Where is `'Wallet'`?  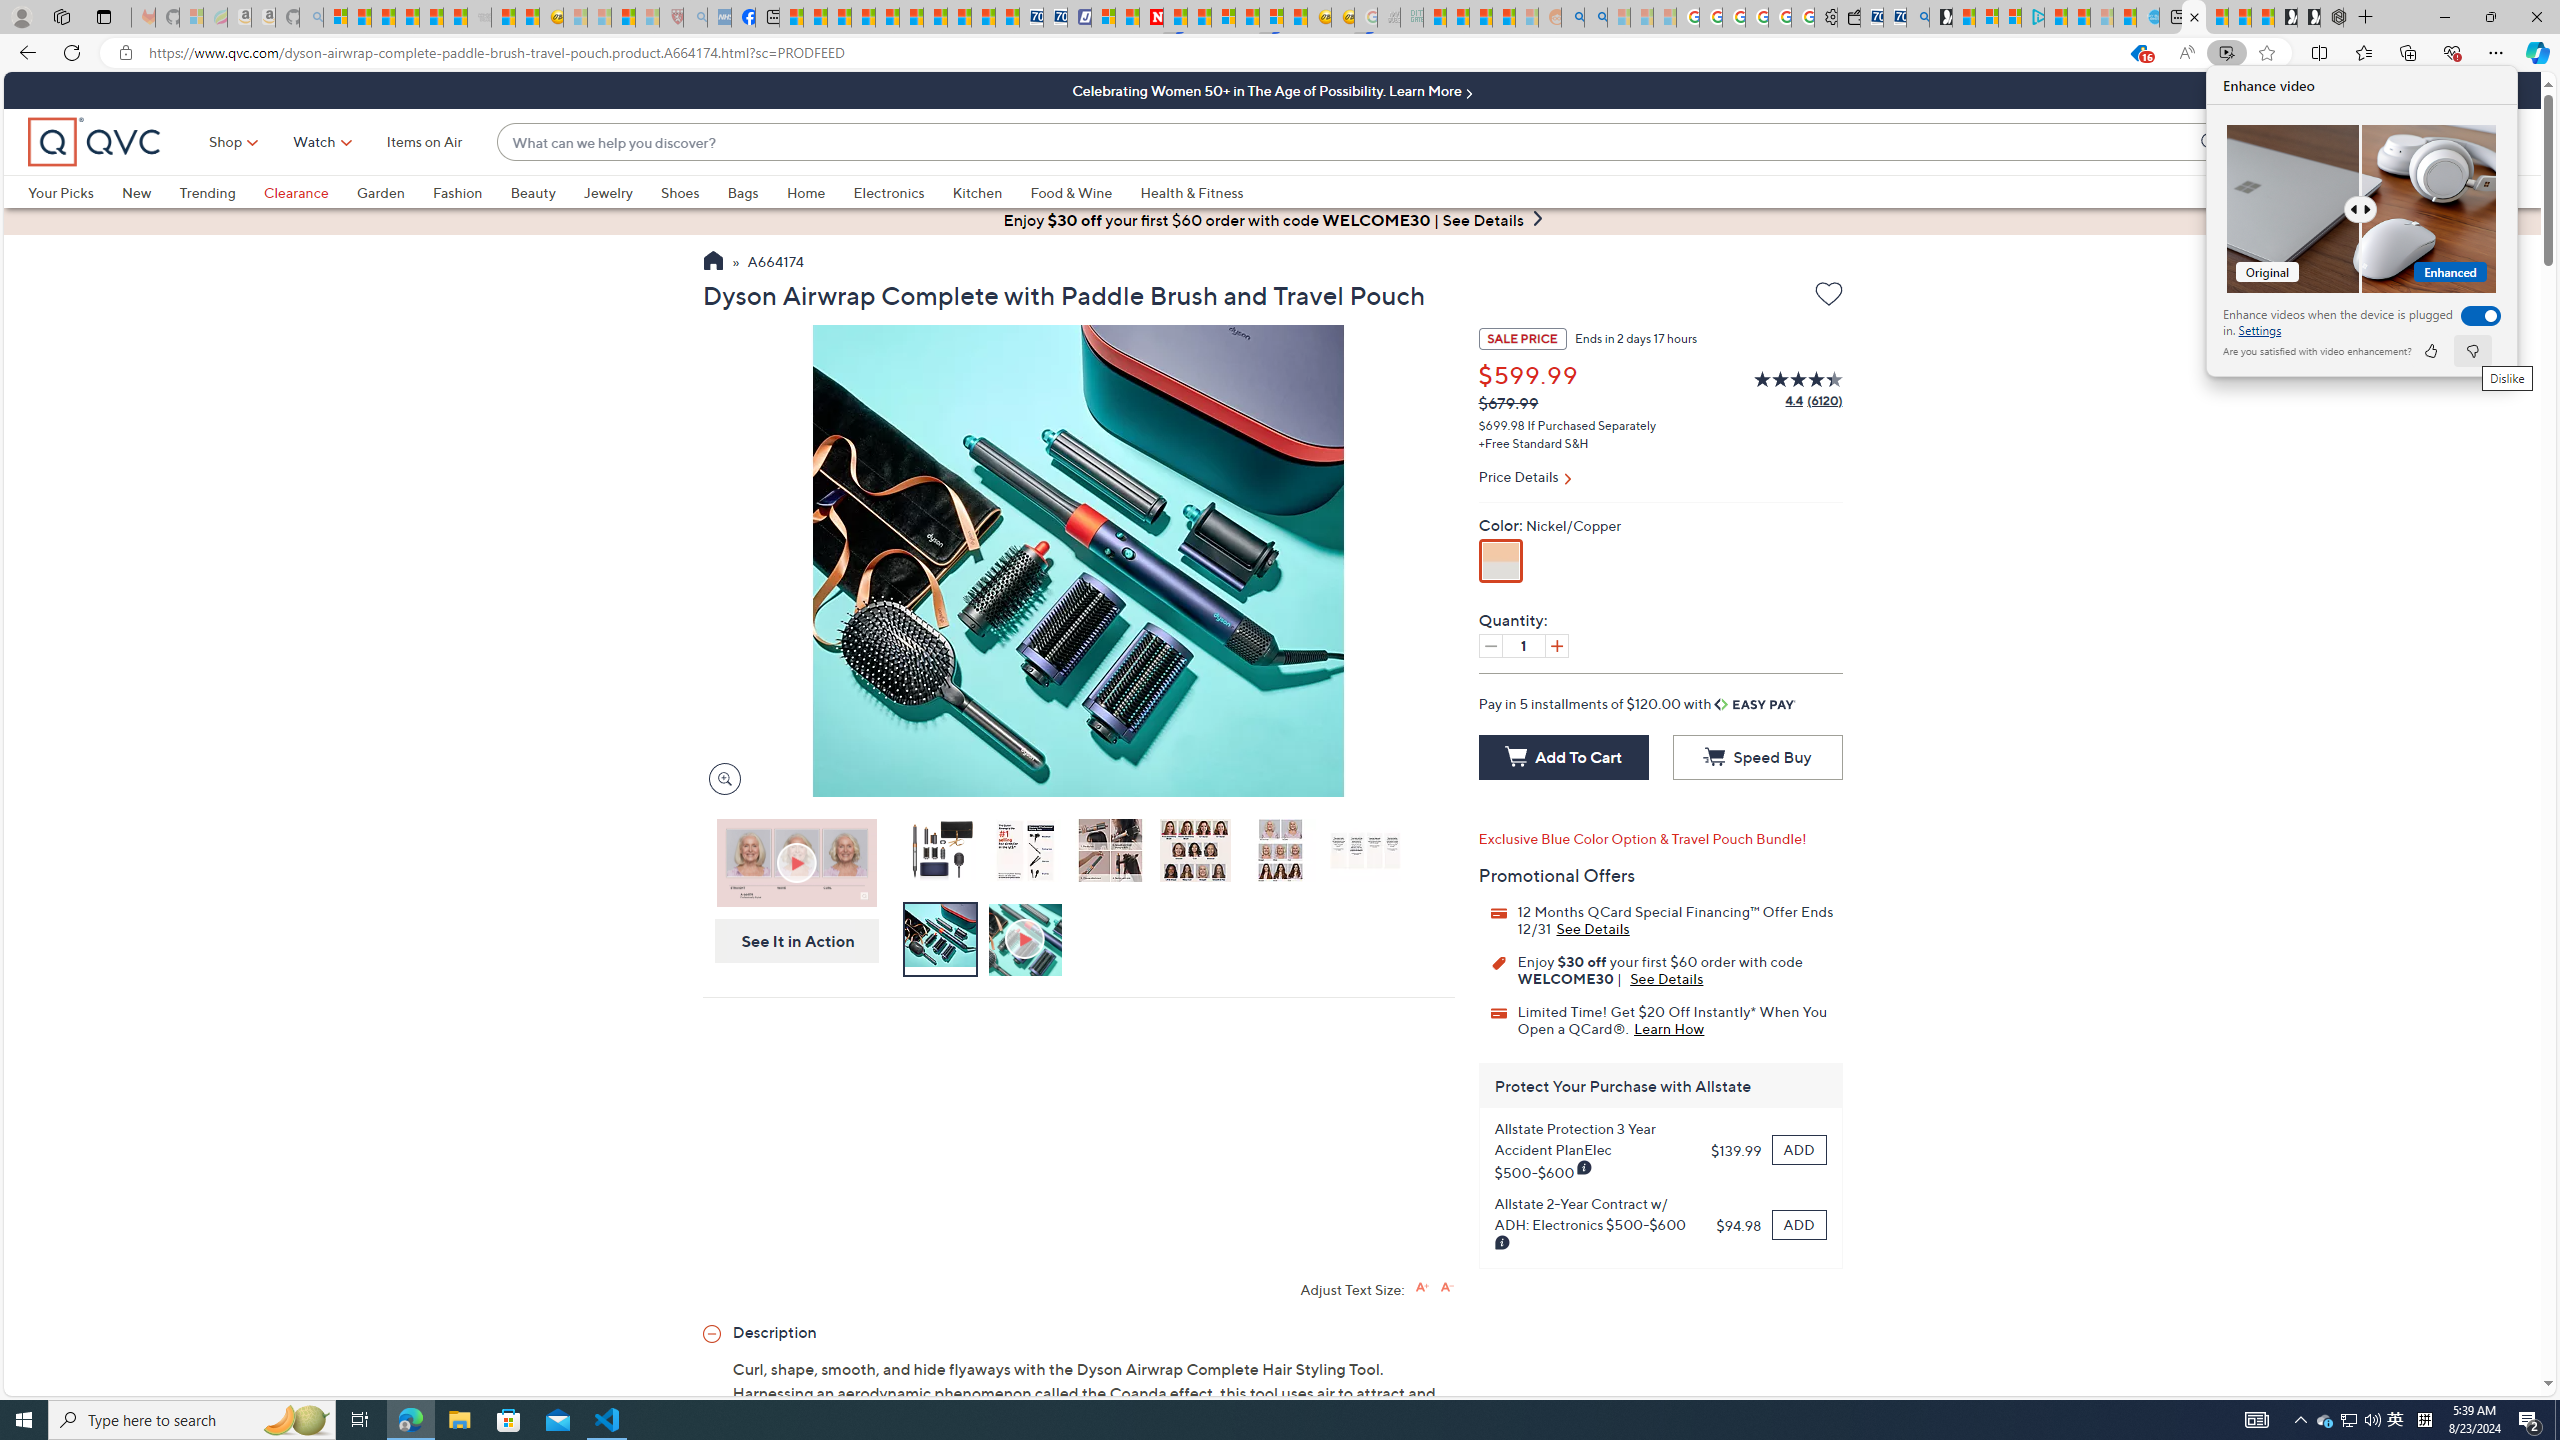
'Wallet' is located at coordinates (1847, 16).